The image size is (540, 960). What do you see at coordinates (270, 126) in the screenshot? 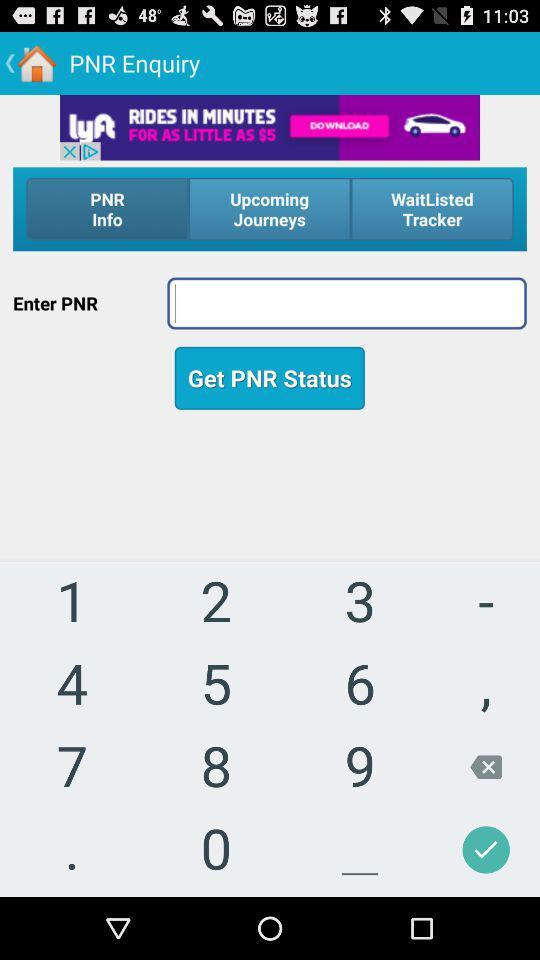
I see `see advertisement` at bounding box center [270, 126].